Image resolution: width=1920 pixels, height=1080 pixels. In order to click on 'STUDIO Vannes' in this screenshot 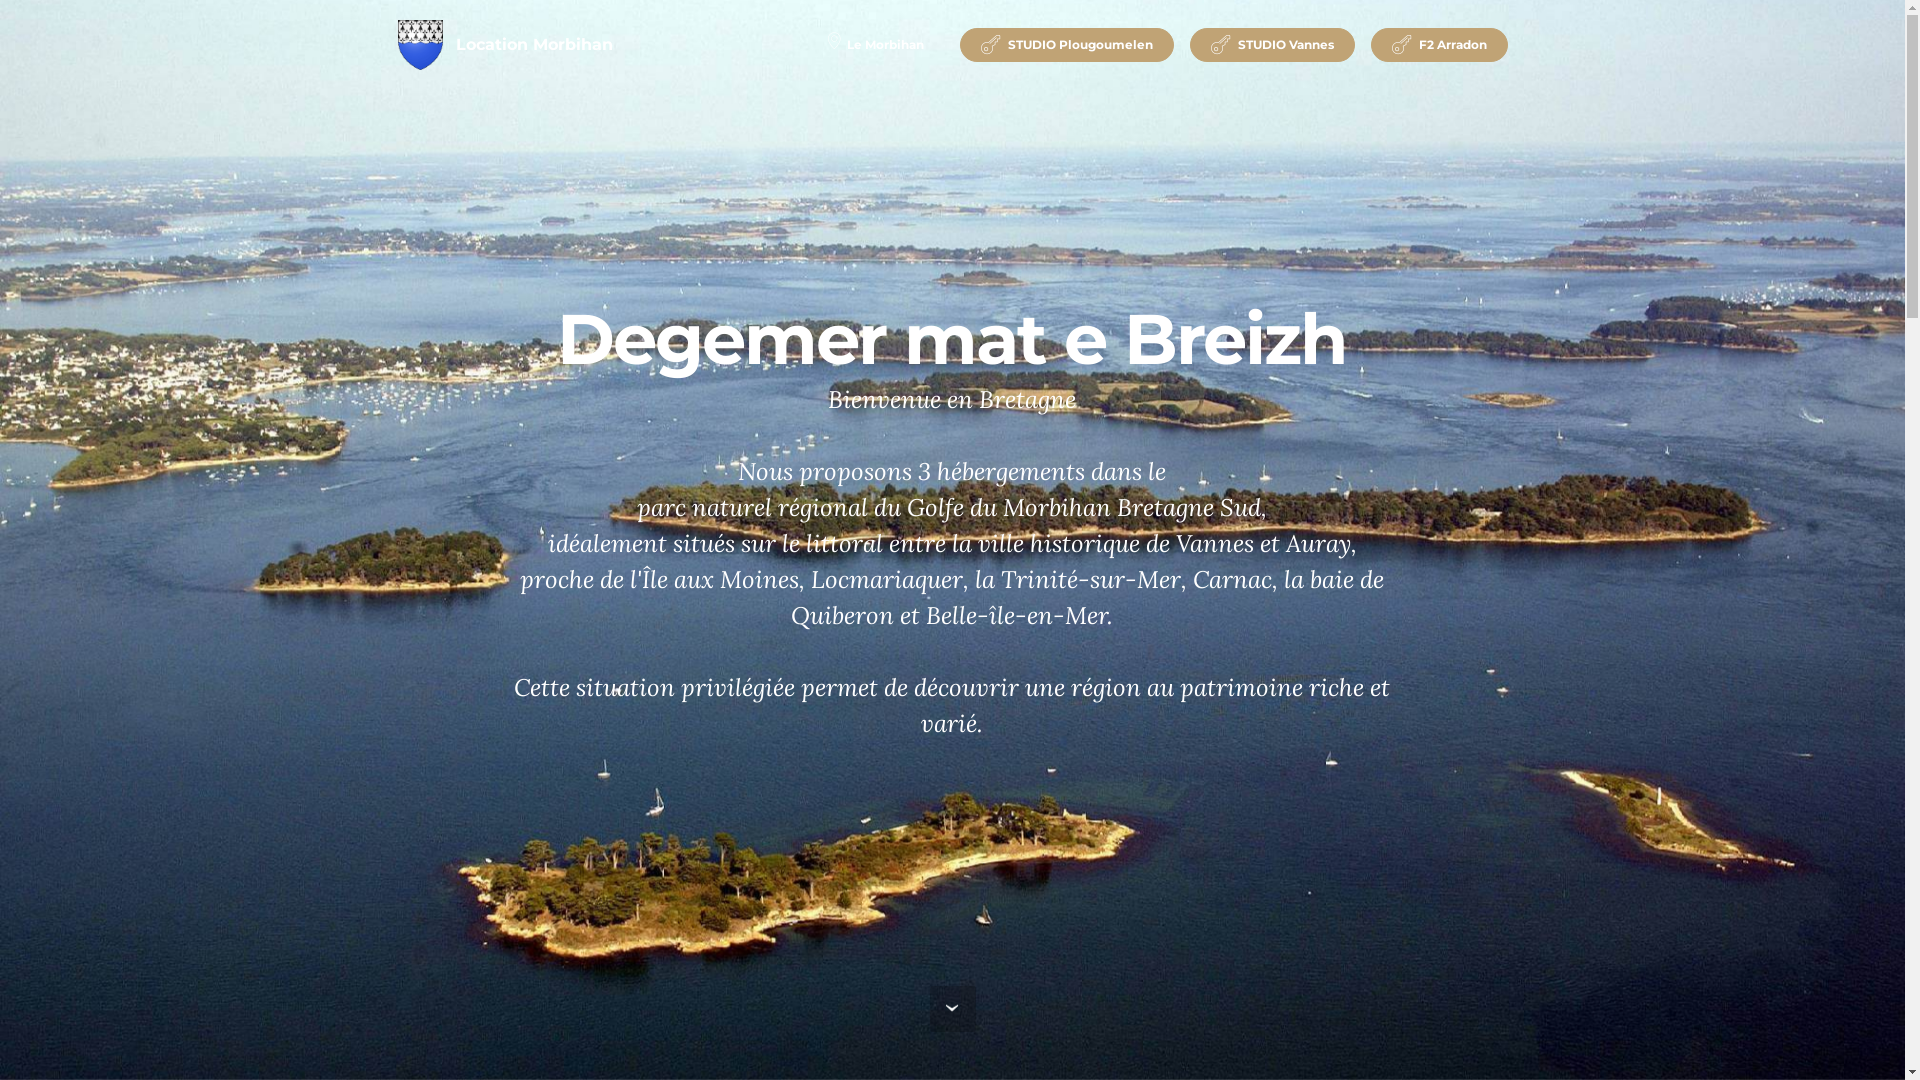, I will do `click(1271, 45)`.